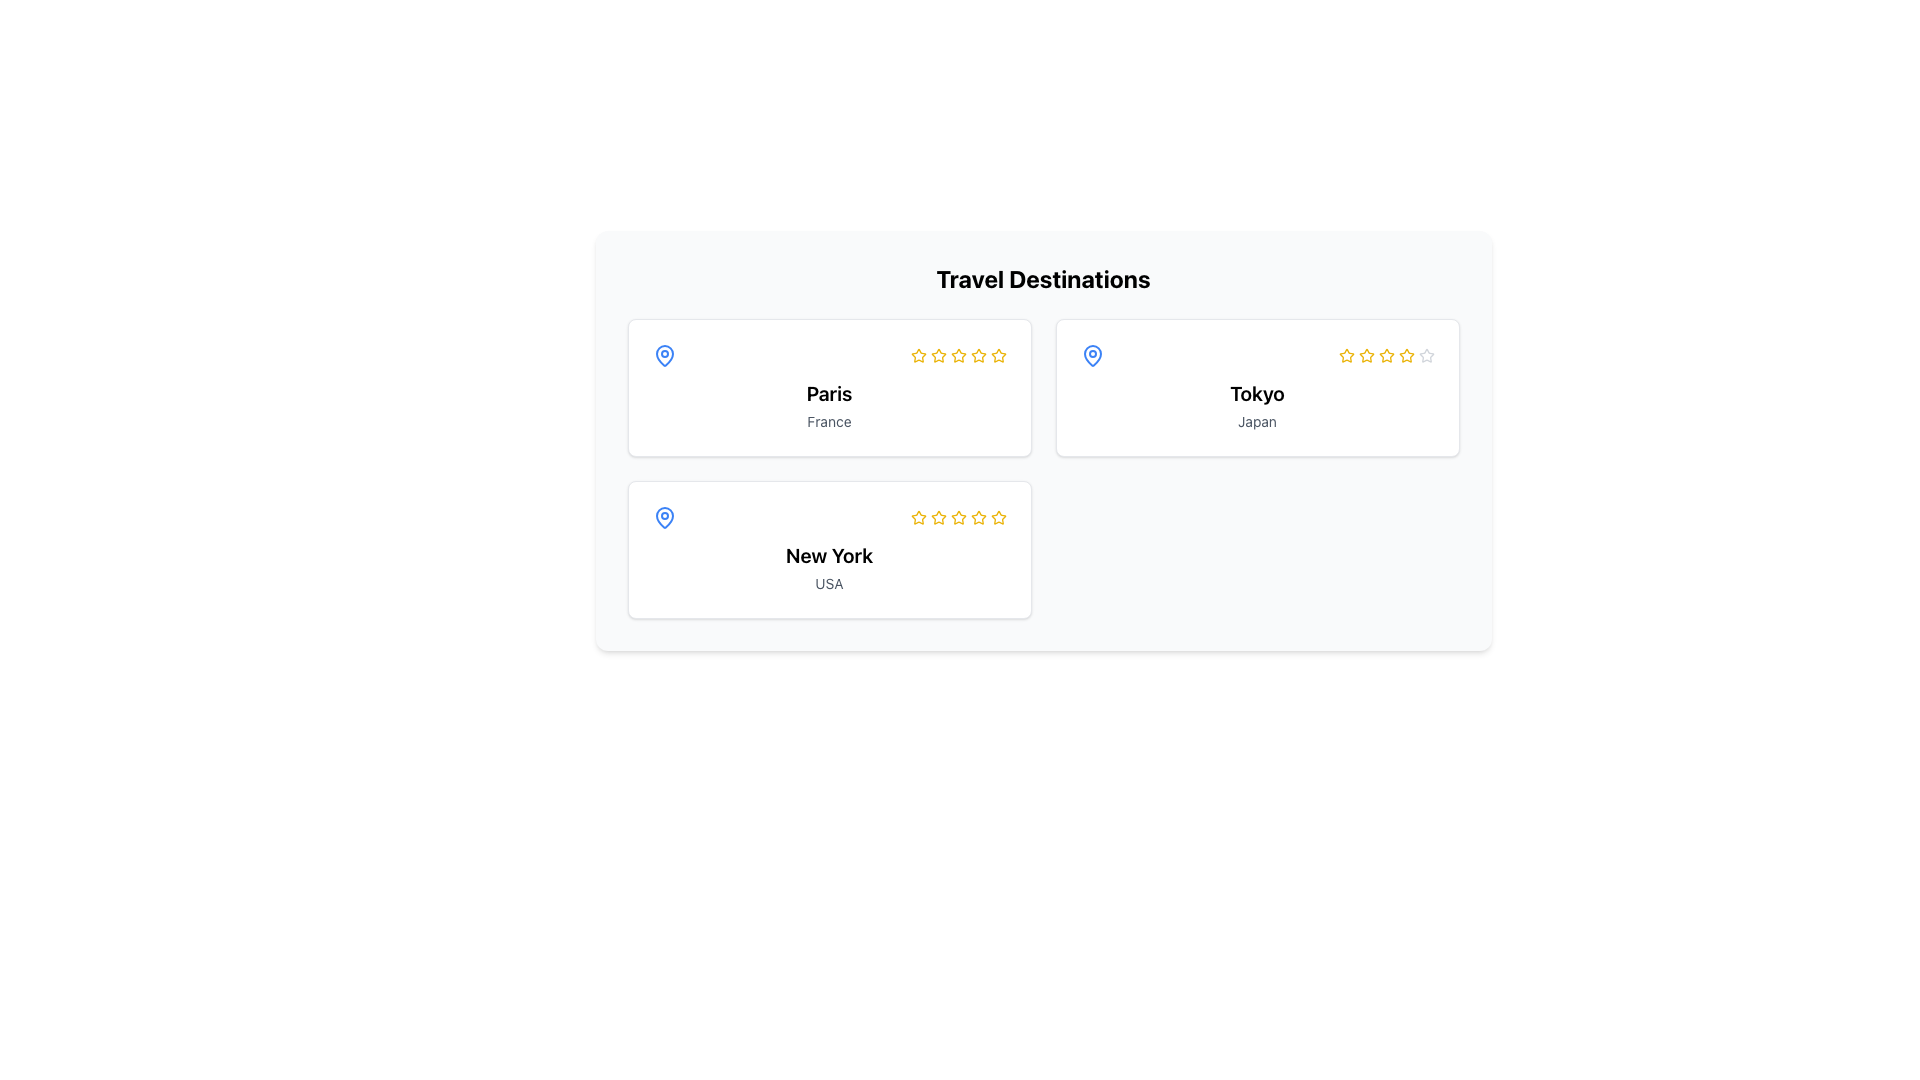 This screenshot has width=1920, height=1080. I want to click on the third star icon in the rating component of the 'New York' card, which is styled as a five-pointed star with a yellow outline and a transparent center, so click(998, 516).